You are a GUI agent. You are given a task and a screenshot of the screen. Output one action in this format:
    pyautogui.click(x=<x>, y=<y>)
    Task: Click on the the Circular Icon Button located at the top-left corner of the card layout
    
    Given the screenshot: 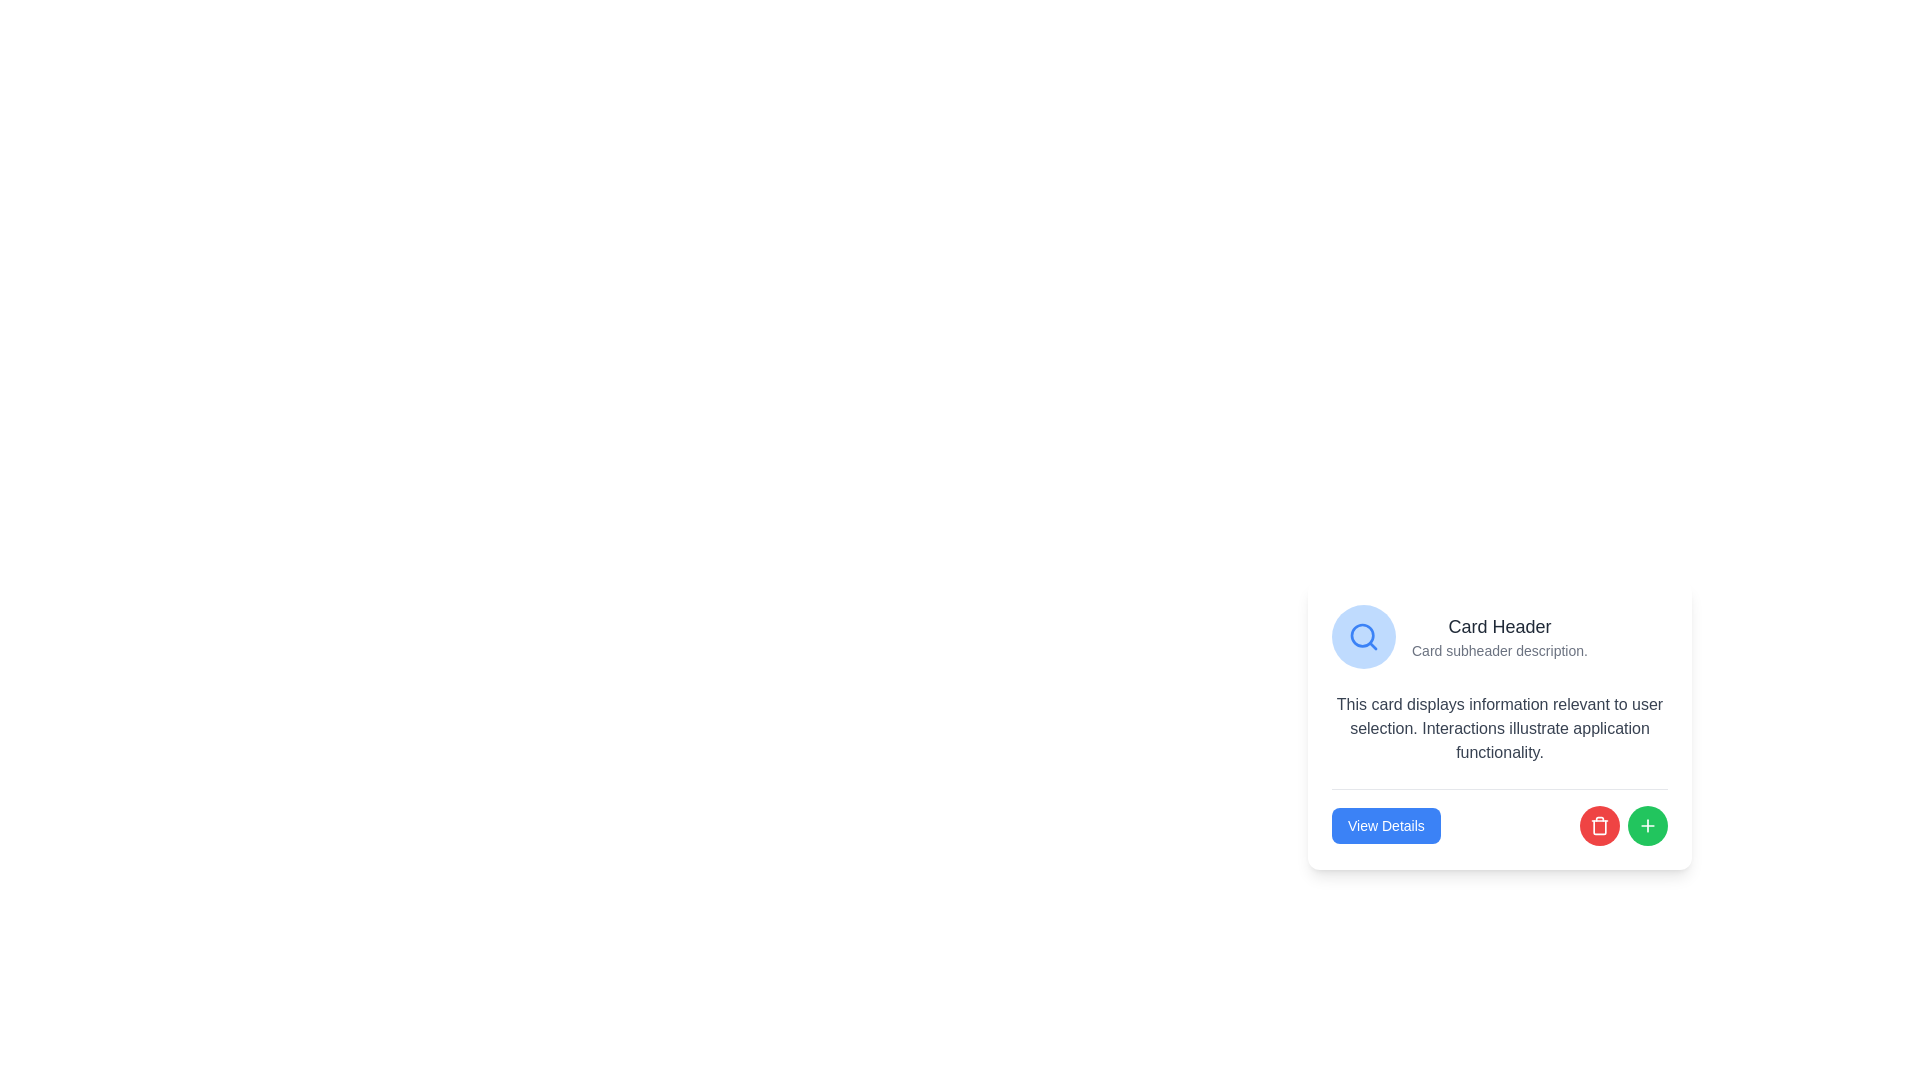 What is the action you would take?
    pyautogui.click(x=1362, y=636)
    